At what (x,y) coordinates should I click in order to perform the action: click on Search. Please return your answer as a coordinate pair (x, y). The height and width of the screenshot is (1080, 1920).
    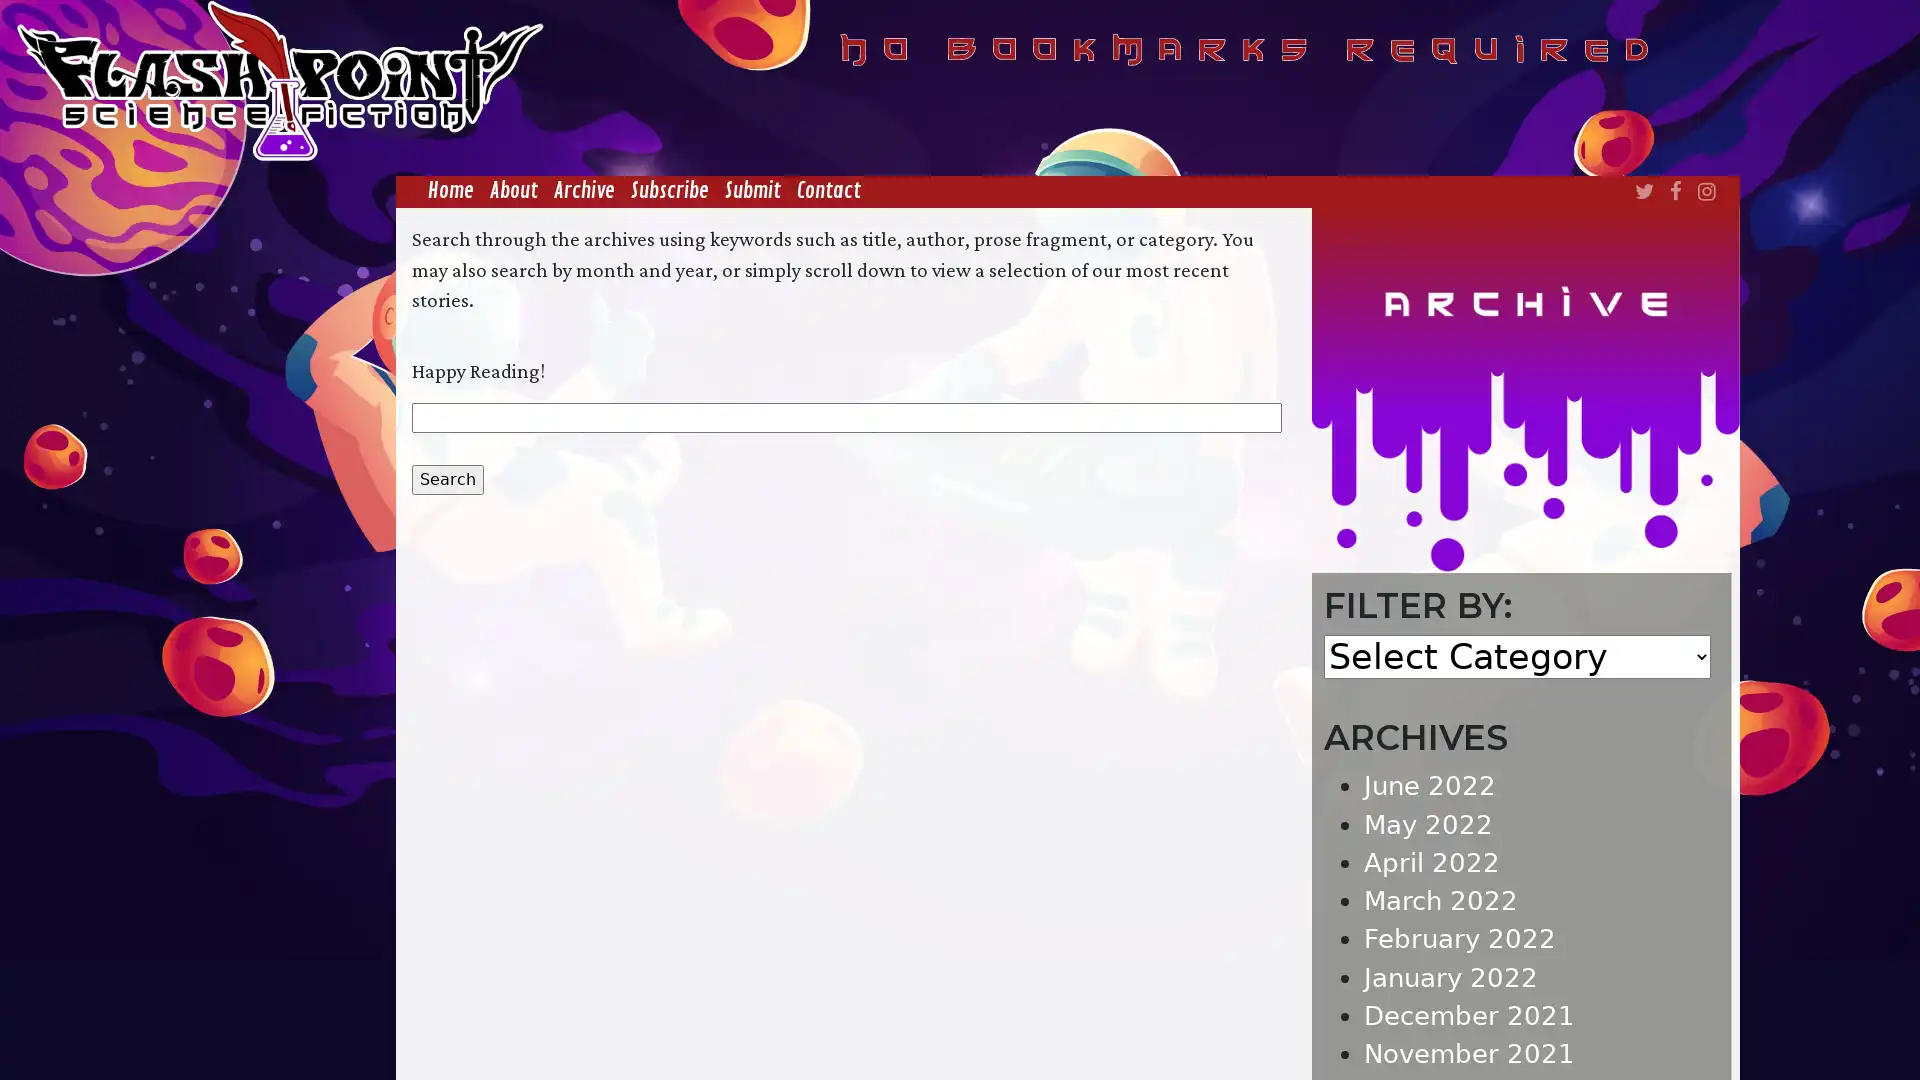
    Looking at the image, I should click on (445, 478).